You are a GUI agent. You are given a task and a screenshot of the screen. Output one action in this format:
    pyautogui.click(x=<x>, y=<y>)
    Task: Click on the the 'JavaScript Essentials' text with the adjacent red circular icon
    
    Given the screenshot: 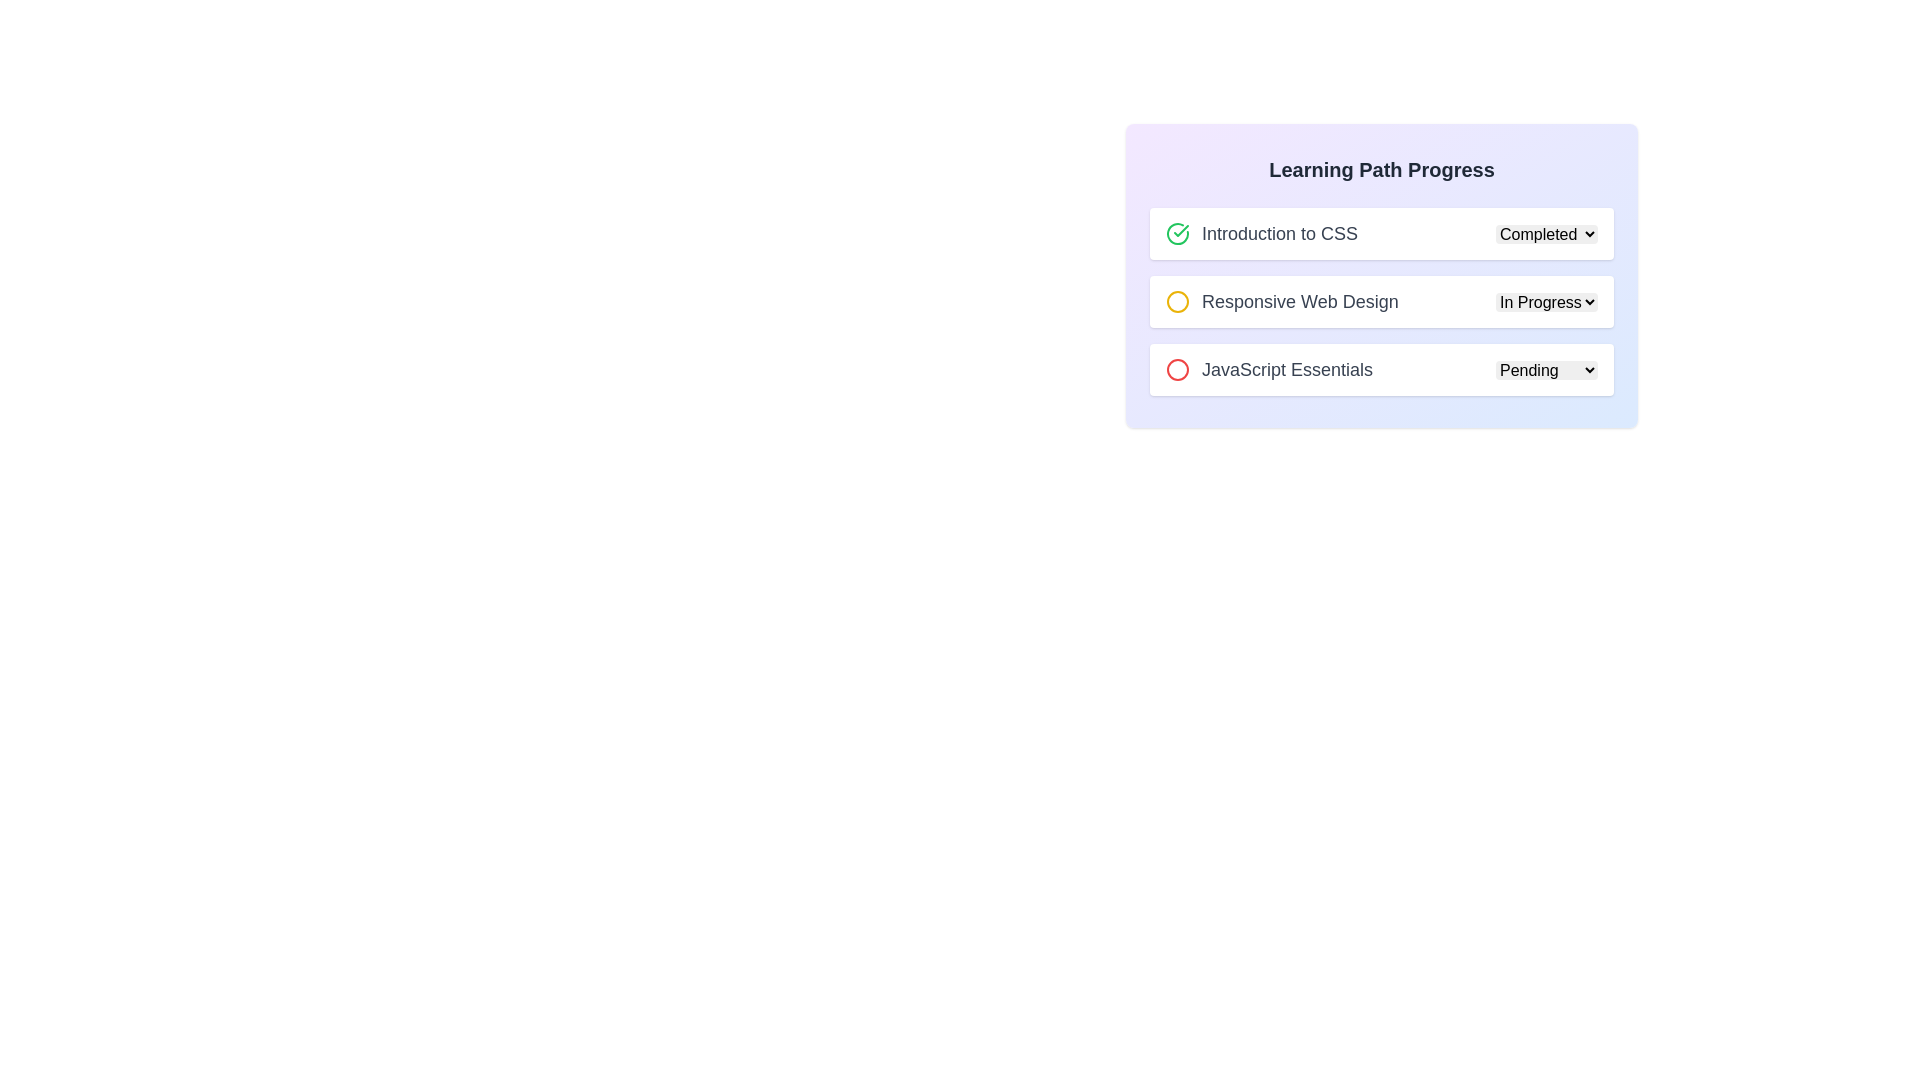 What is the action you would take?
    pyautogui.click(x=1268, y=370)
    